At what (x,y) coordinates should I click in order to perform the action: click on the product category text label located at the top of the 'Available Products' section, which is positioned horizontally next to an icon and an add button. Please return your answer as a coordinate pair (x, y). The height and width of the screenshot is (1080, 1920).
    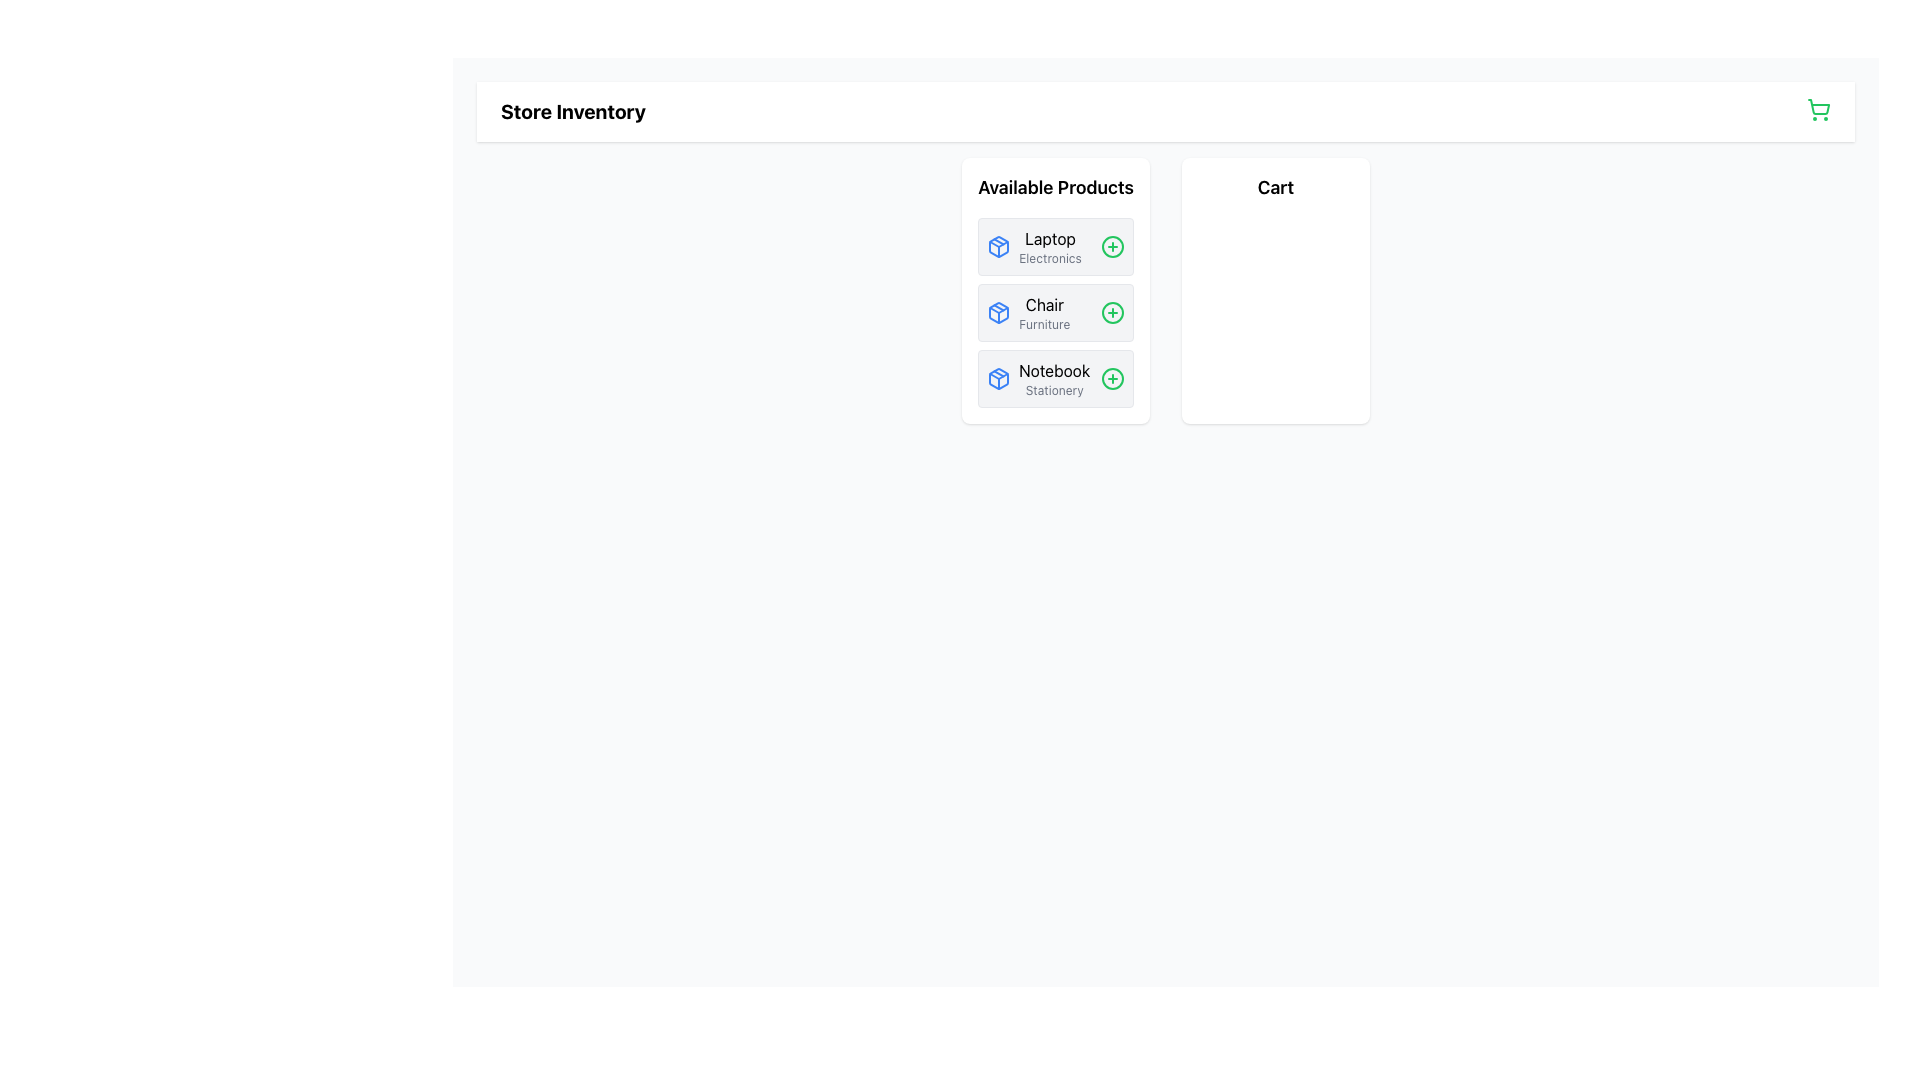
    Looking at the image, I should click on (1049, 238).